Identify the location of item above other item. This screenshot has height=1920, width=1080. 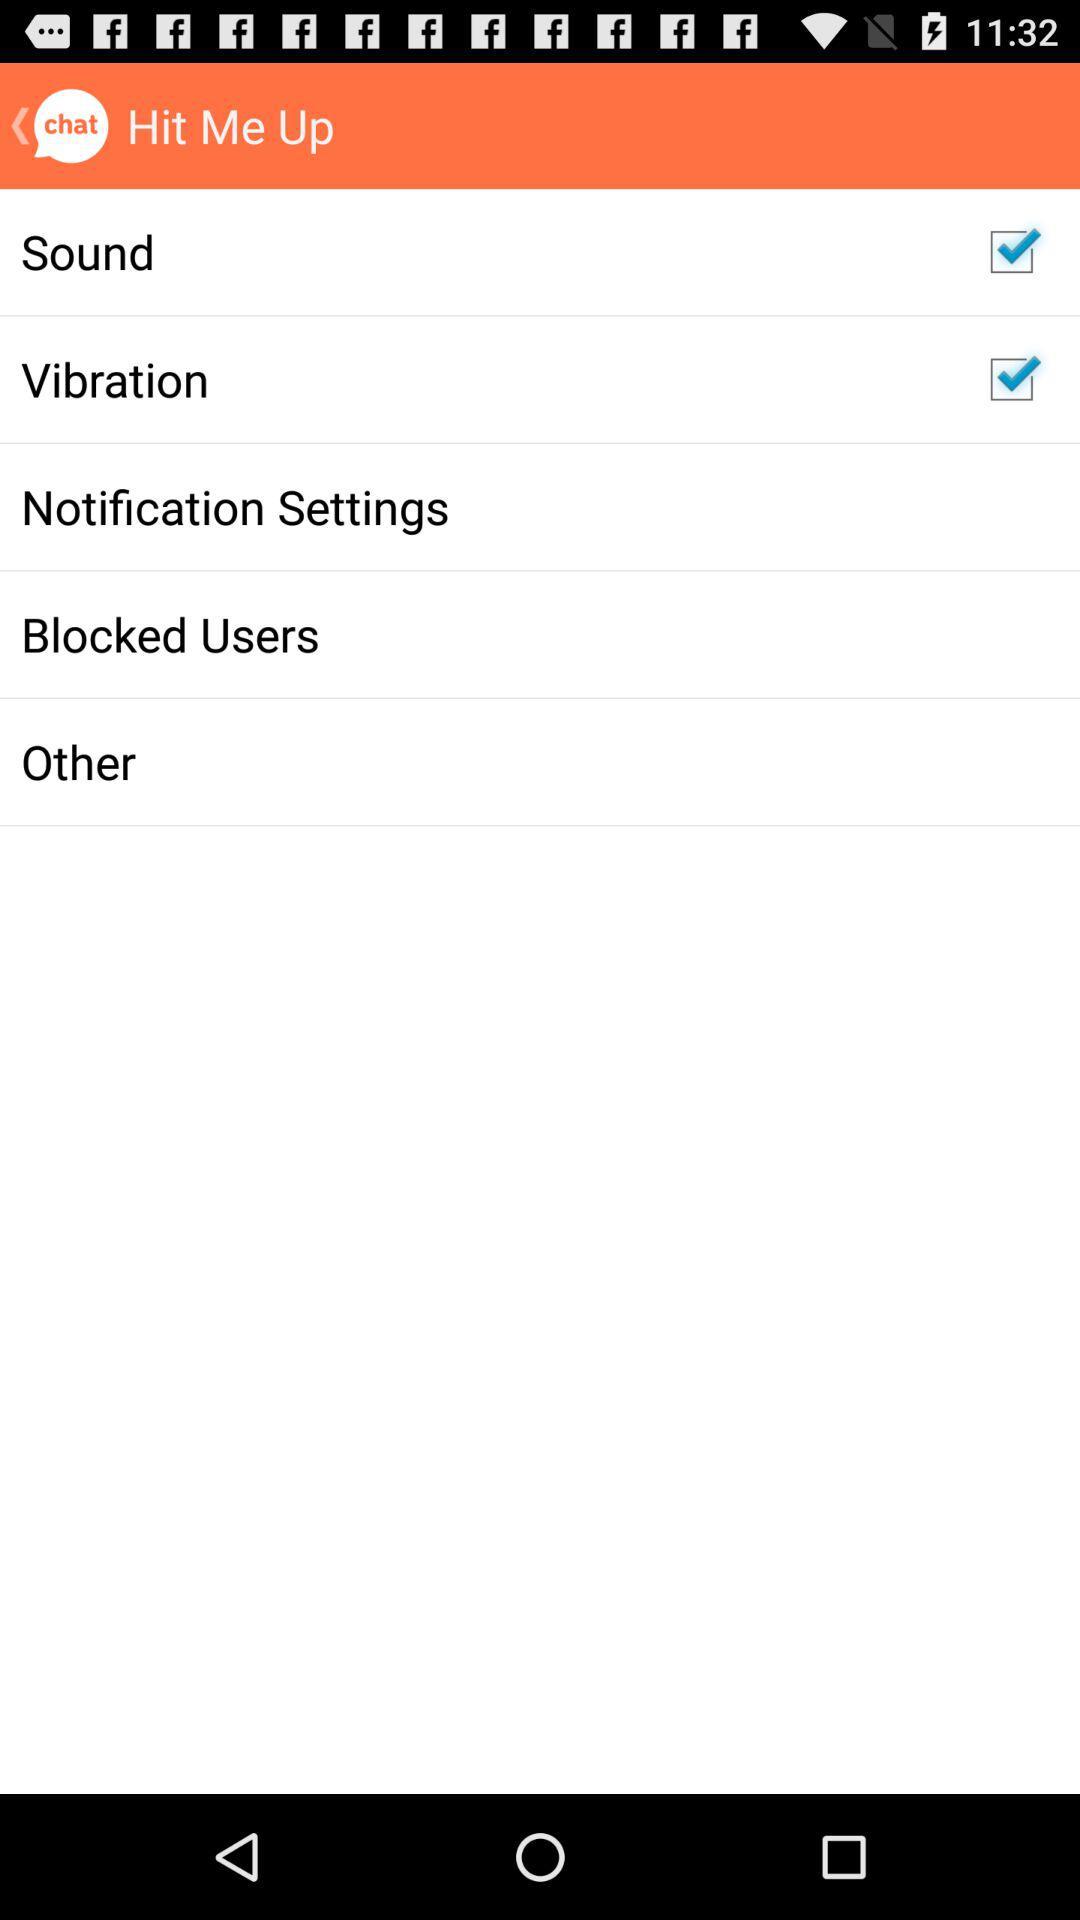
(484, 633).